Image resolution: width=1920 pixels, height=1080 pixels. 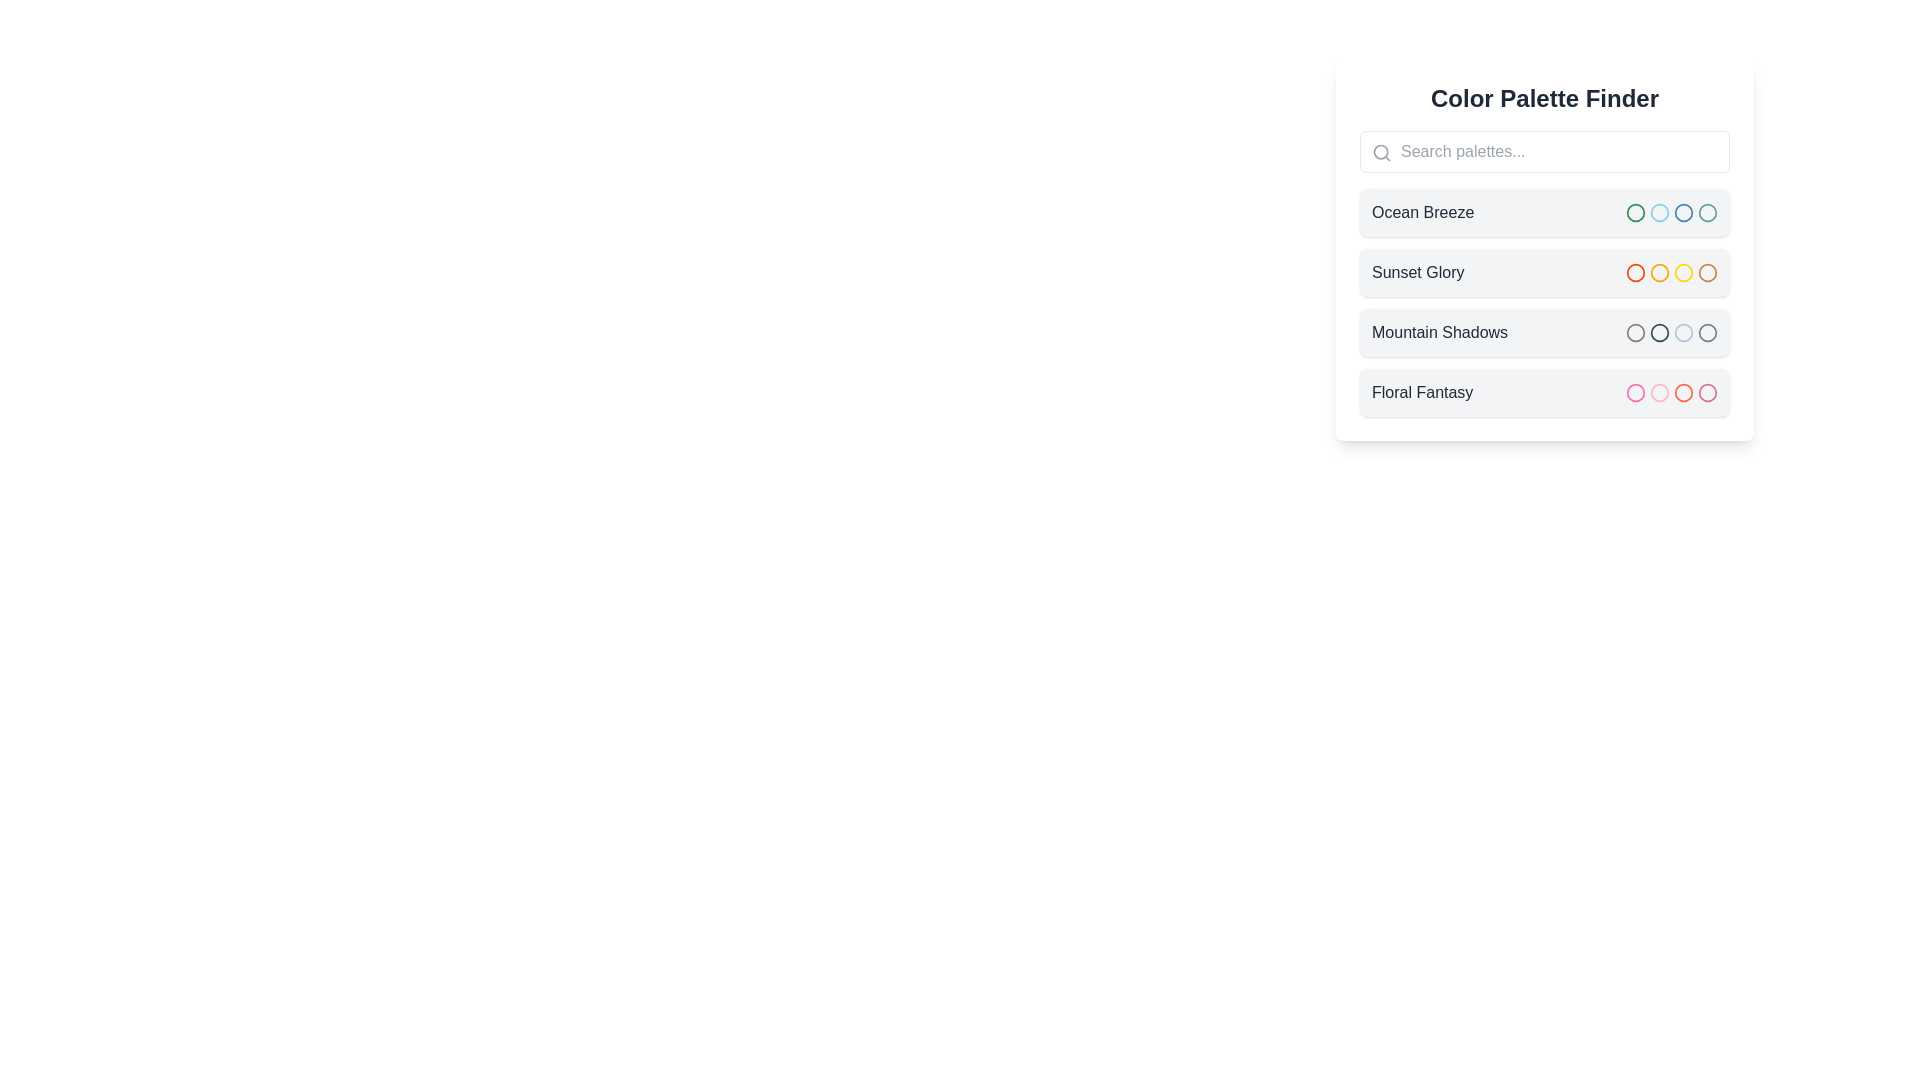 What do you see at coordinates (1544, 273) in the screenshot?
I see `the 'Sunset Glory' color palette selection in the vertical menu` at bounding box center [1544, 273].